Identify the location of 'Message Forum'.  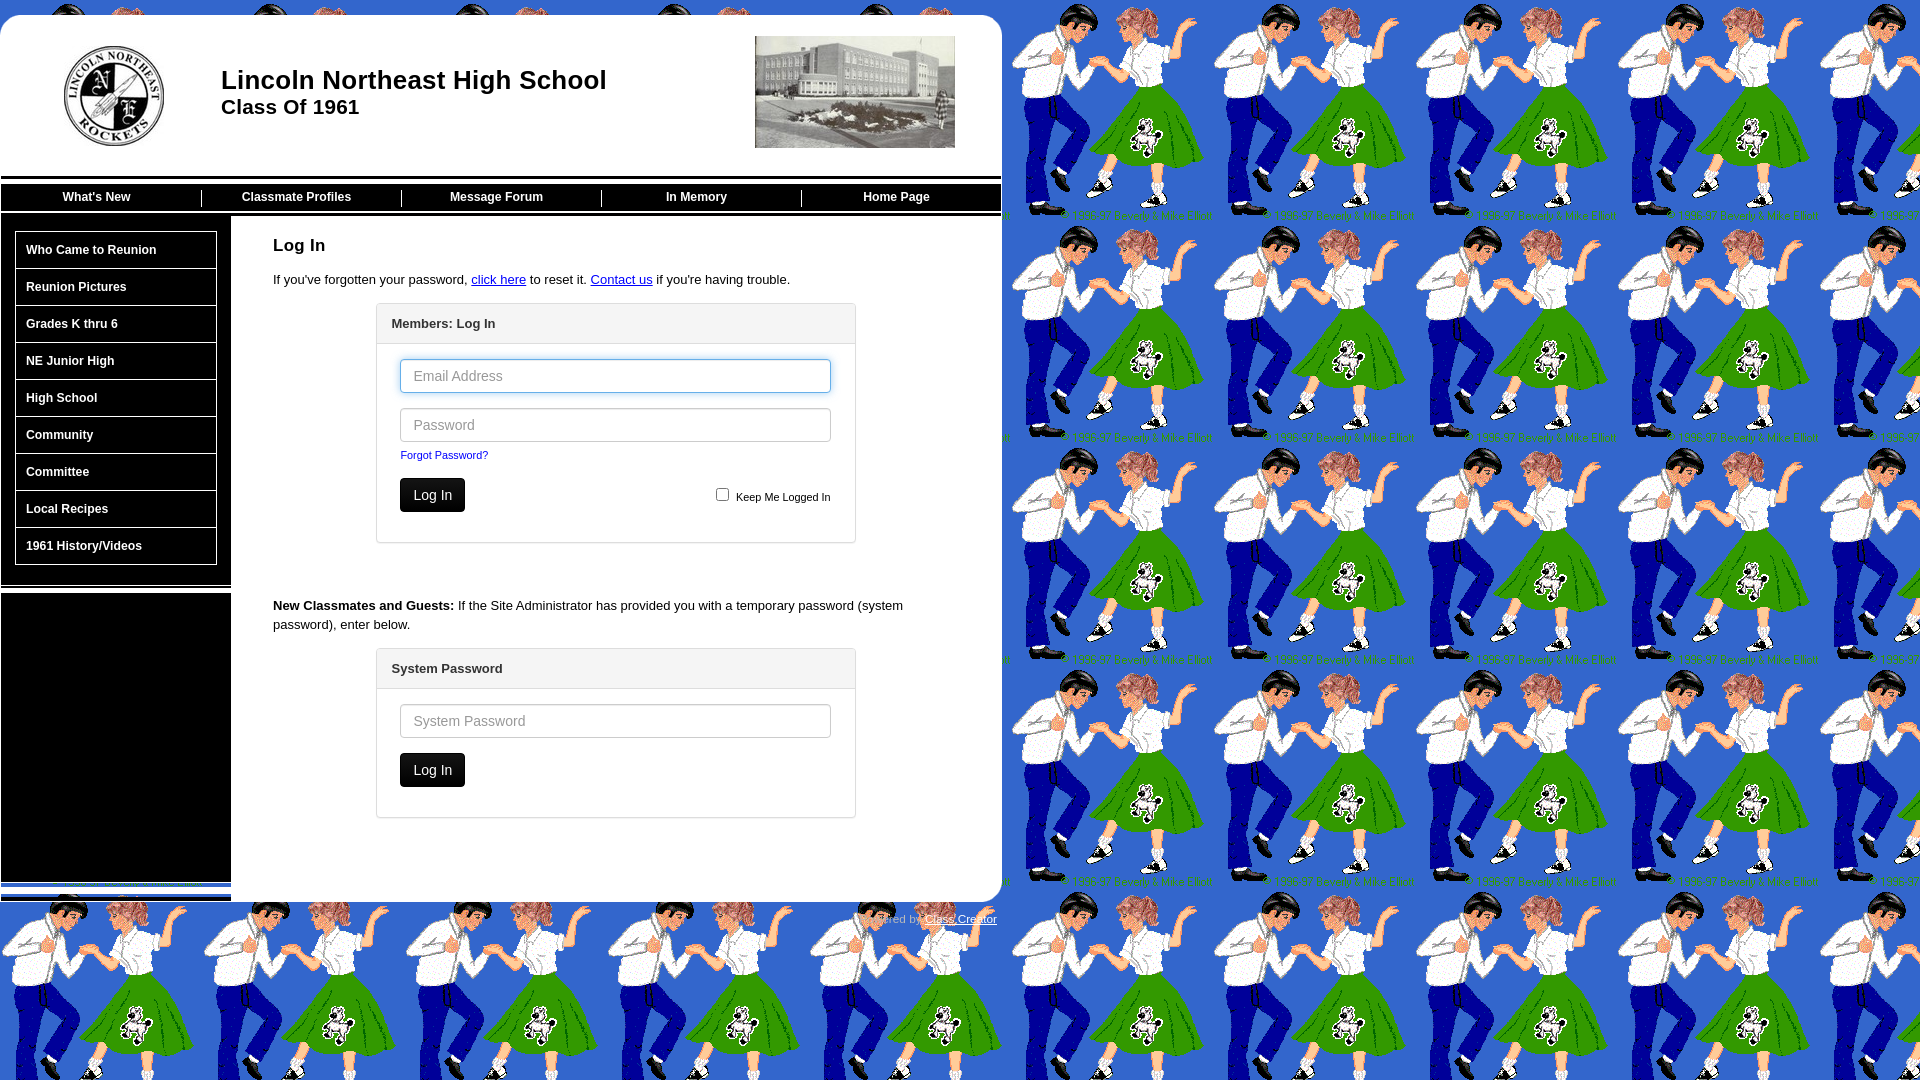
(501, 197).